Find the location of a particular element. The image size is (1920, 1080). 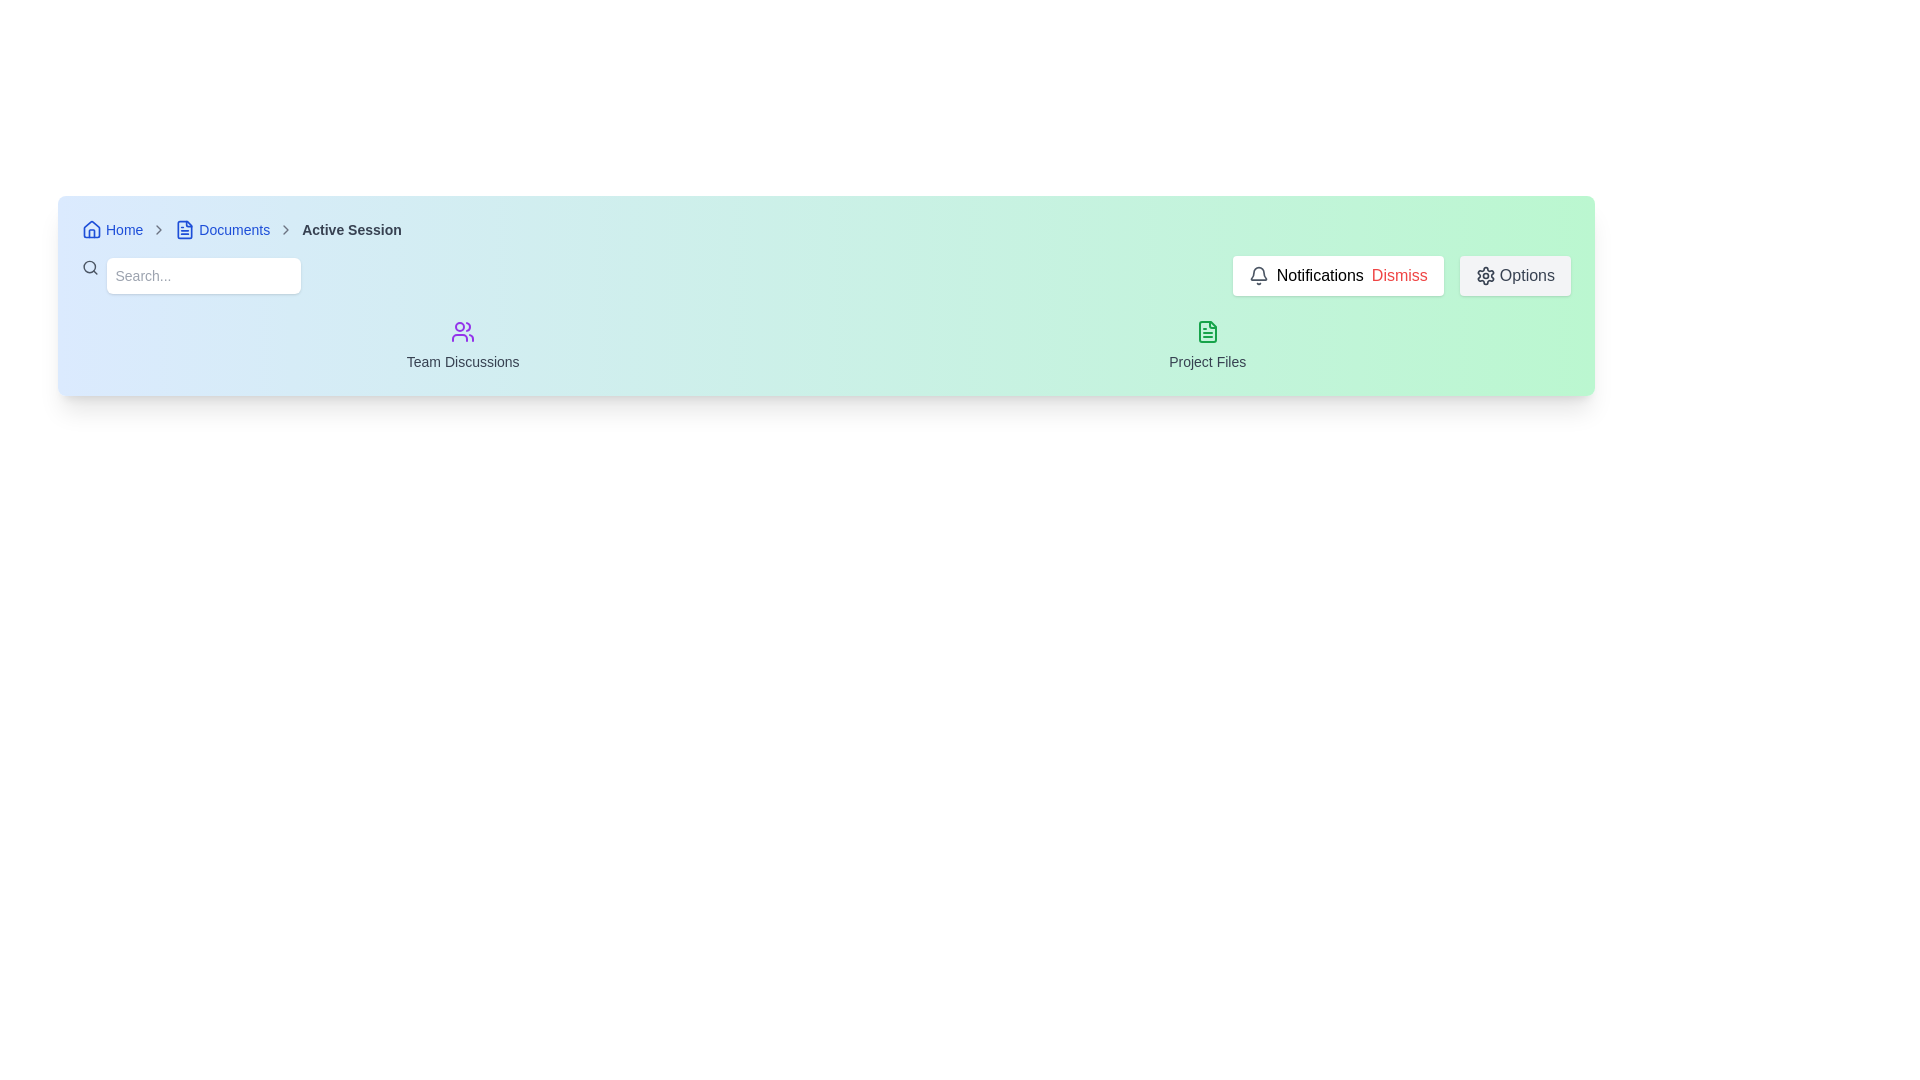

the button labeled 'Team Discussions' which has a purple icon representing multiple people is located at coordinates (462, 345).